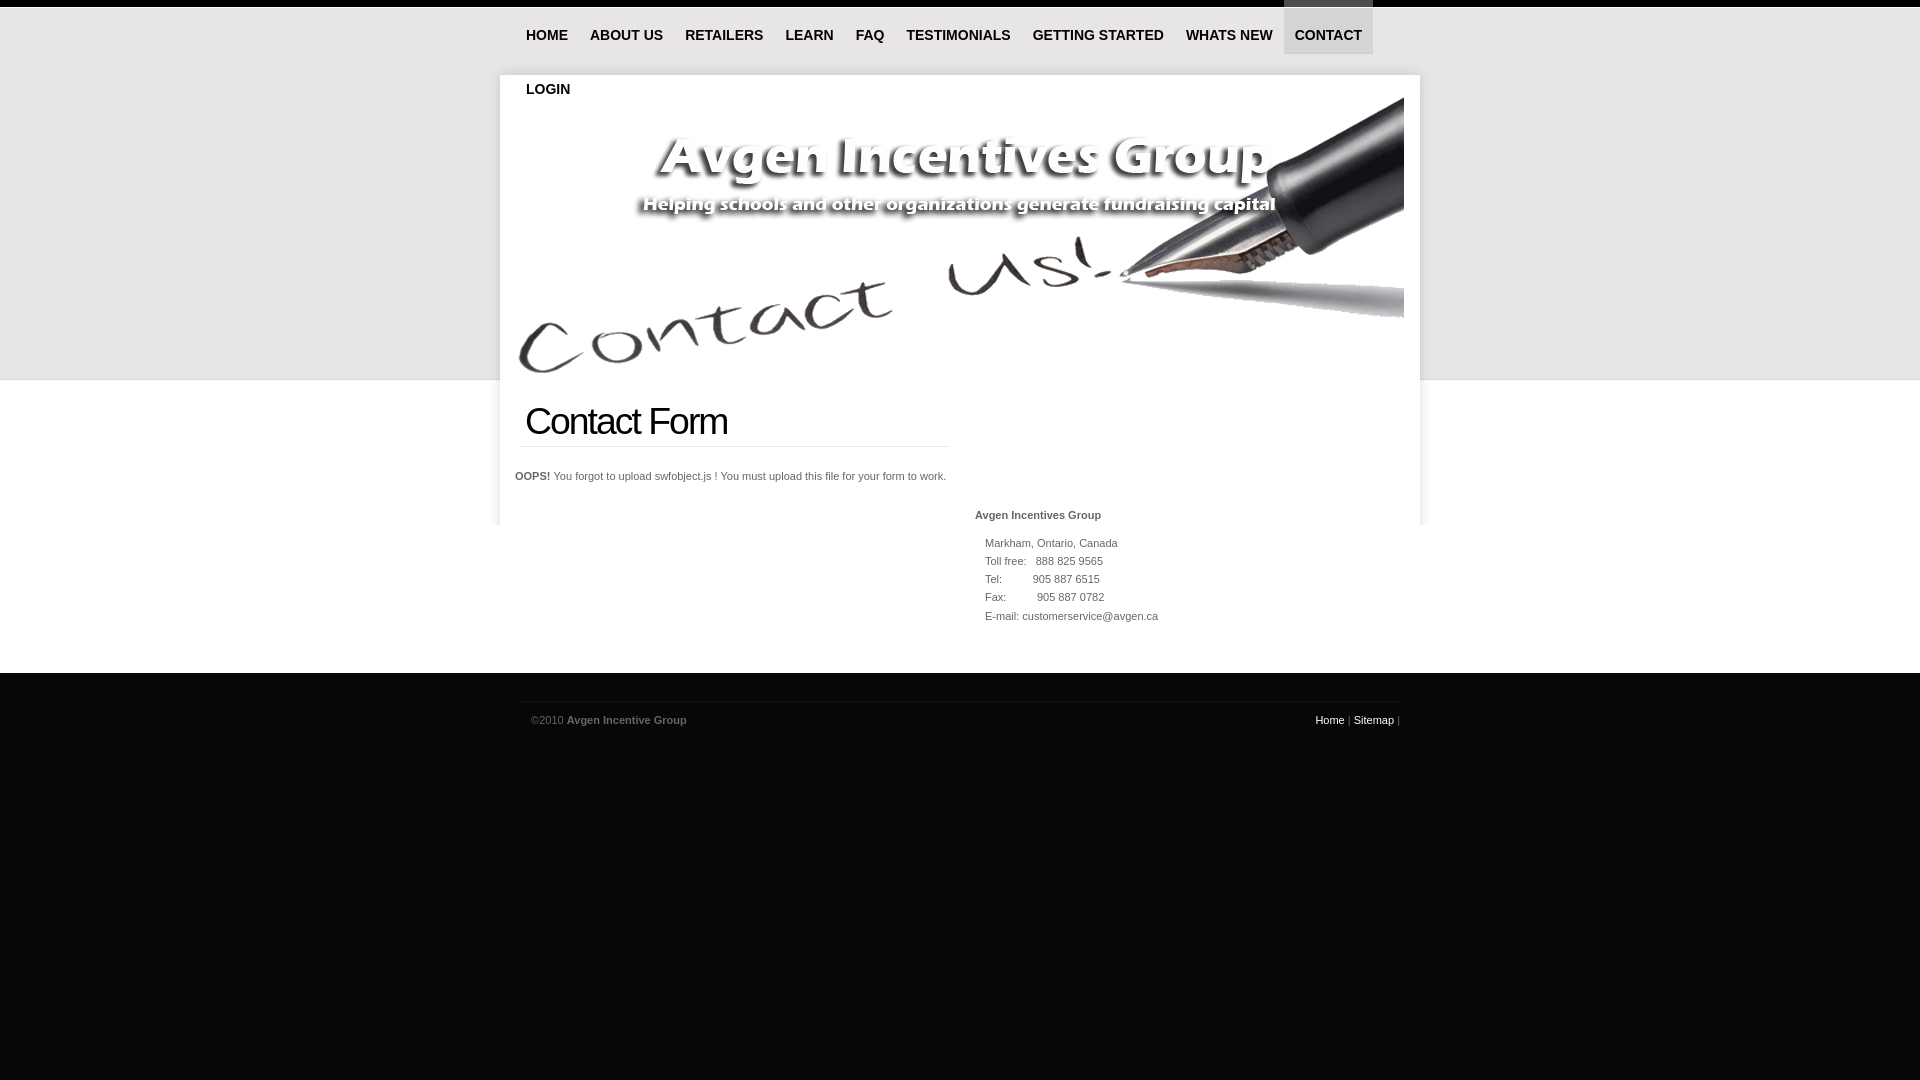 The height and width of the screenshot is (1080, 1920). What do you see at coordinates (1329, 720) in the screenshot?
I see `'Home'` at bounding box center [1329, 720].